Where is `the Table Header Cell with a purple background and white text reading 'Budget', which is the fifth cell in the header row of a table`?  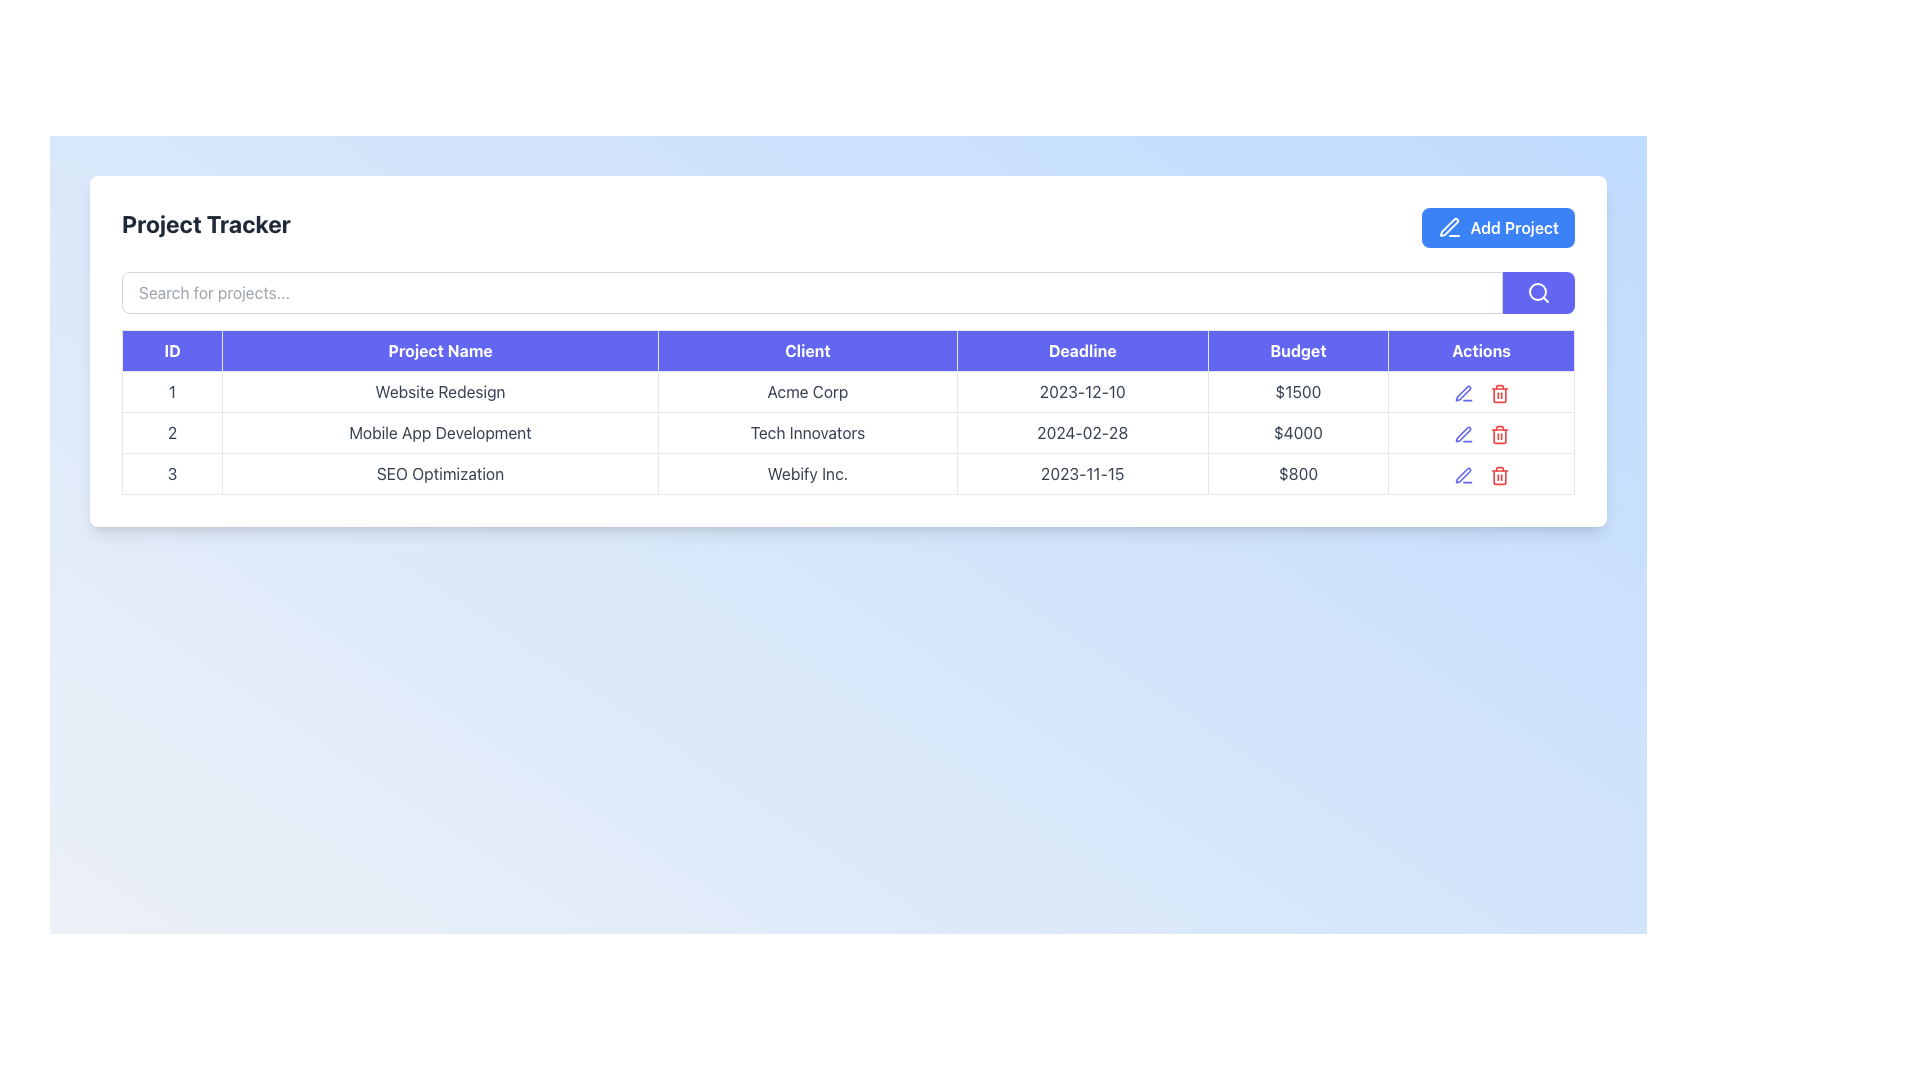
the Table Header Cell with a purple background and white text reading 'Budget', which is the fifth cell in the header row of a table is located at coordinates (1298, 350).